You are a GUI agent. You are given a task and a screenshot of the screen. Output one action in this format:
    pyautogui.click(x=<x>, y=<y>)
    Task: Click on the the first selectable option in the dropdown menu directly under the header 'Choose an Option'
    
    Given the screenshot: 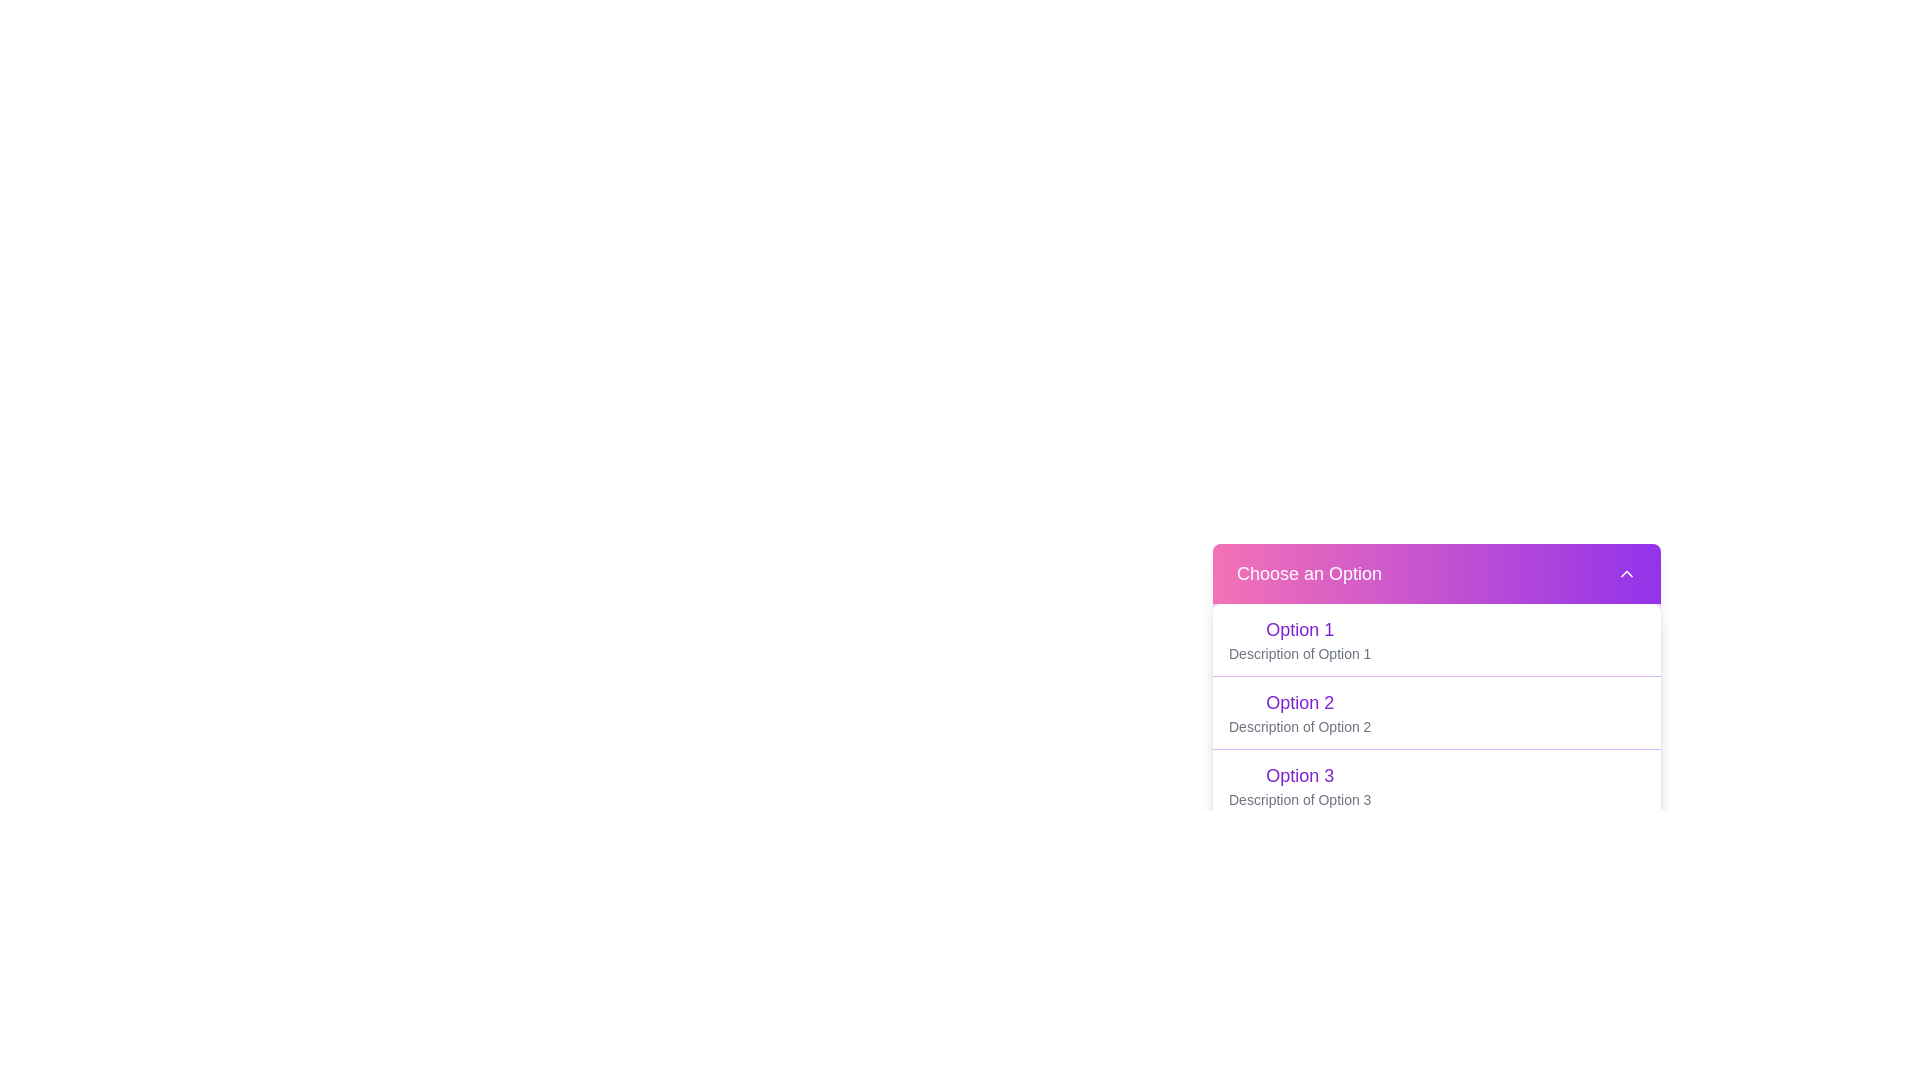 What is the action you would take?
    pyautogui.click(x=1300, y=628)
    